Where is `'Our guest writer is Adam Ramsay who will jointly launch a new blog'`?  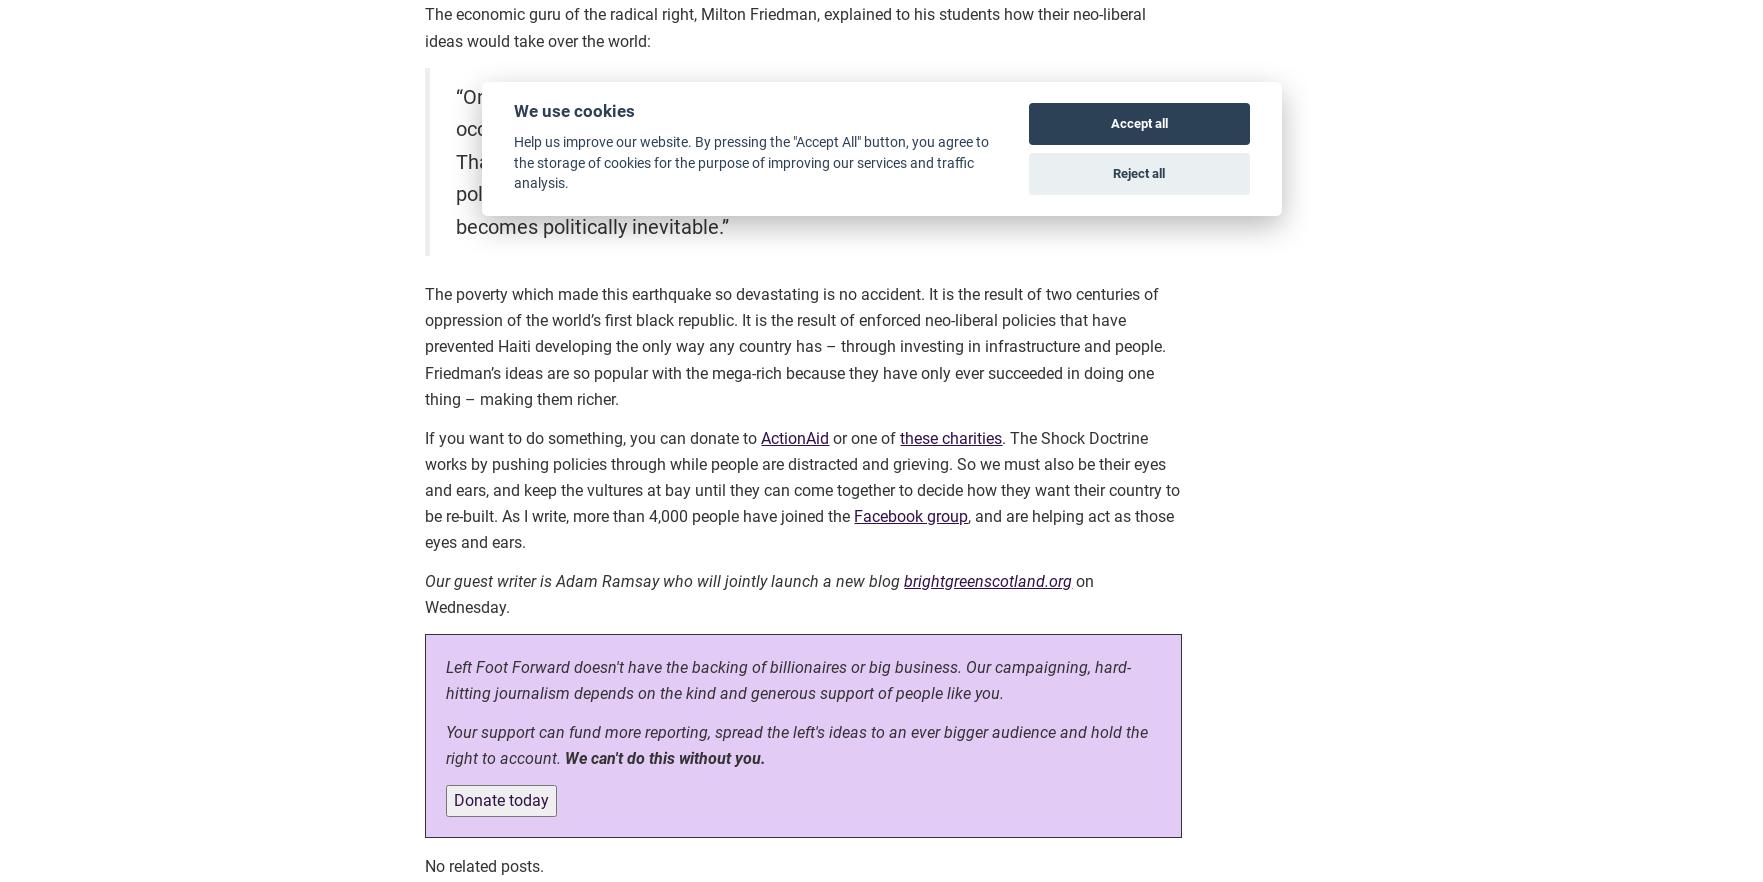
'Our guest writer is Adam Ramsay who will jointly launch a new blog' is located at coordinates (425, 580).